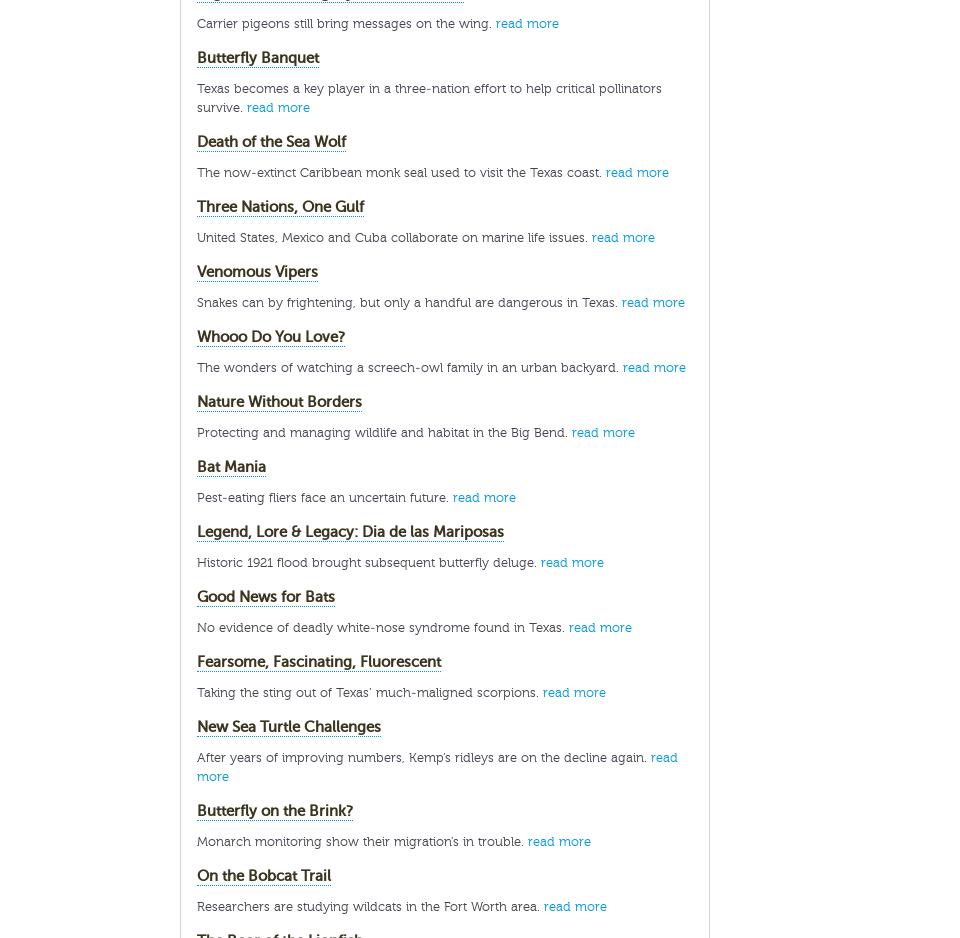 The image size is (960, 938). I want to click on 'Protecting and managing wildlife and habitat in the Big Bend.', so click(383, 432).